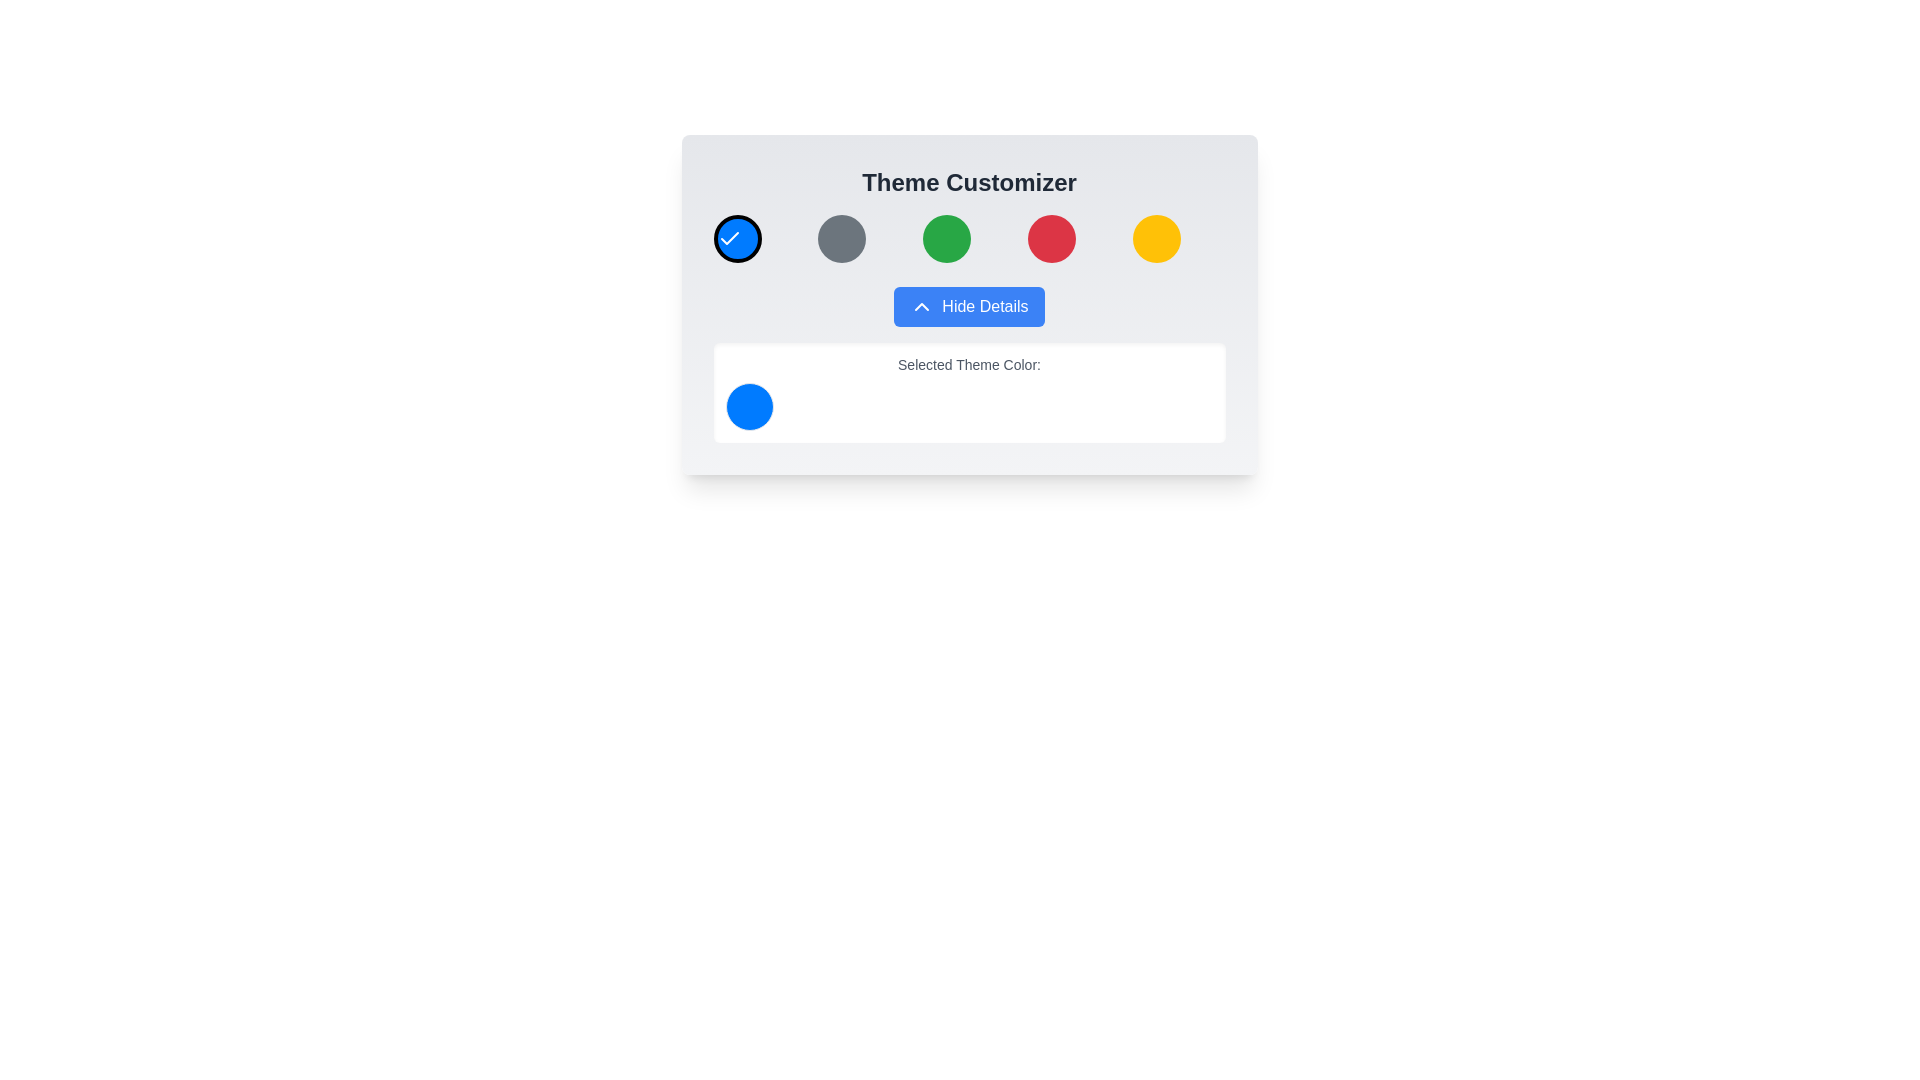 This screenshot has width=1920, height=1080. Describe the element at coordinates (736, 238) in the screenshot. I see `the blue theme color button, which is the first button in a row of five located below the 'Theme Customizer' title, to scale it up` at that location.